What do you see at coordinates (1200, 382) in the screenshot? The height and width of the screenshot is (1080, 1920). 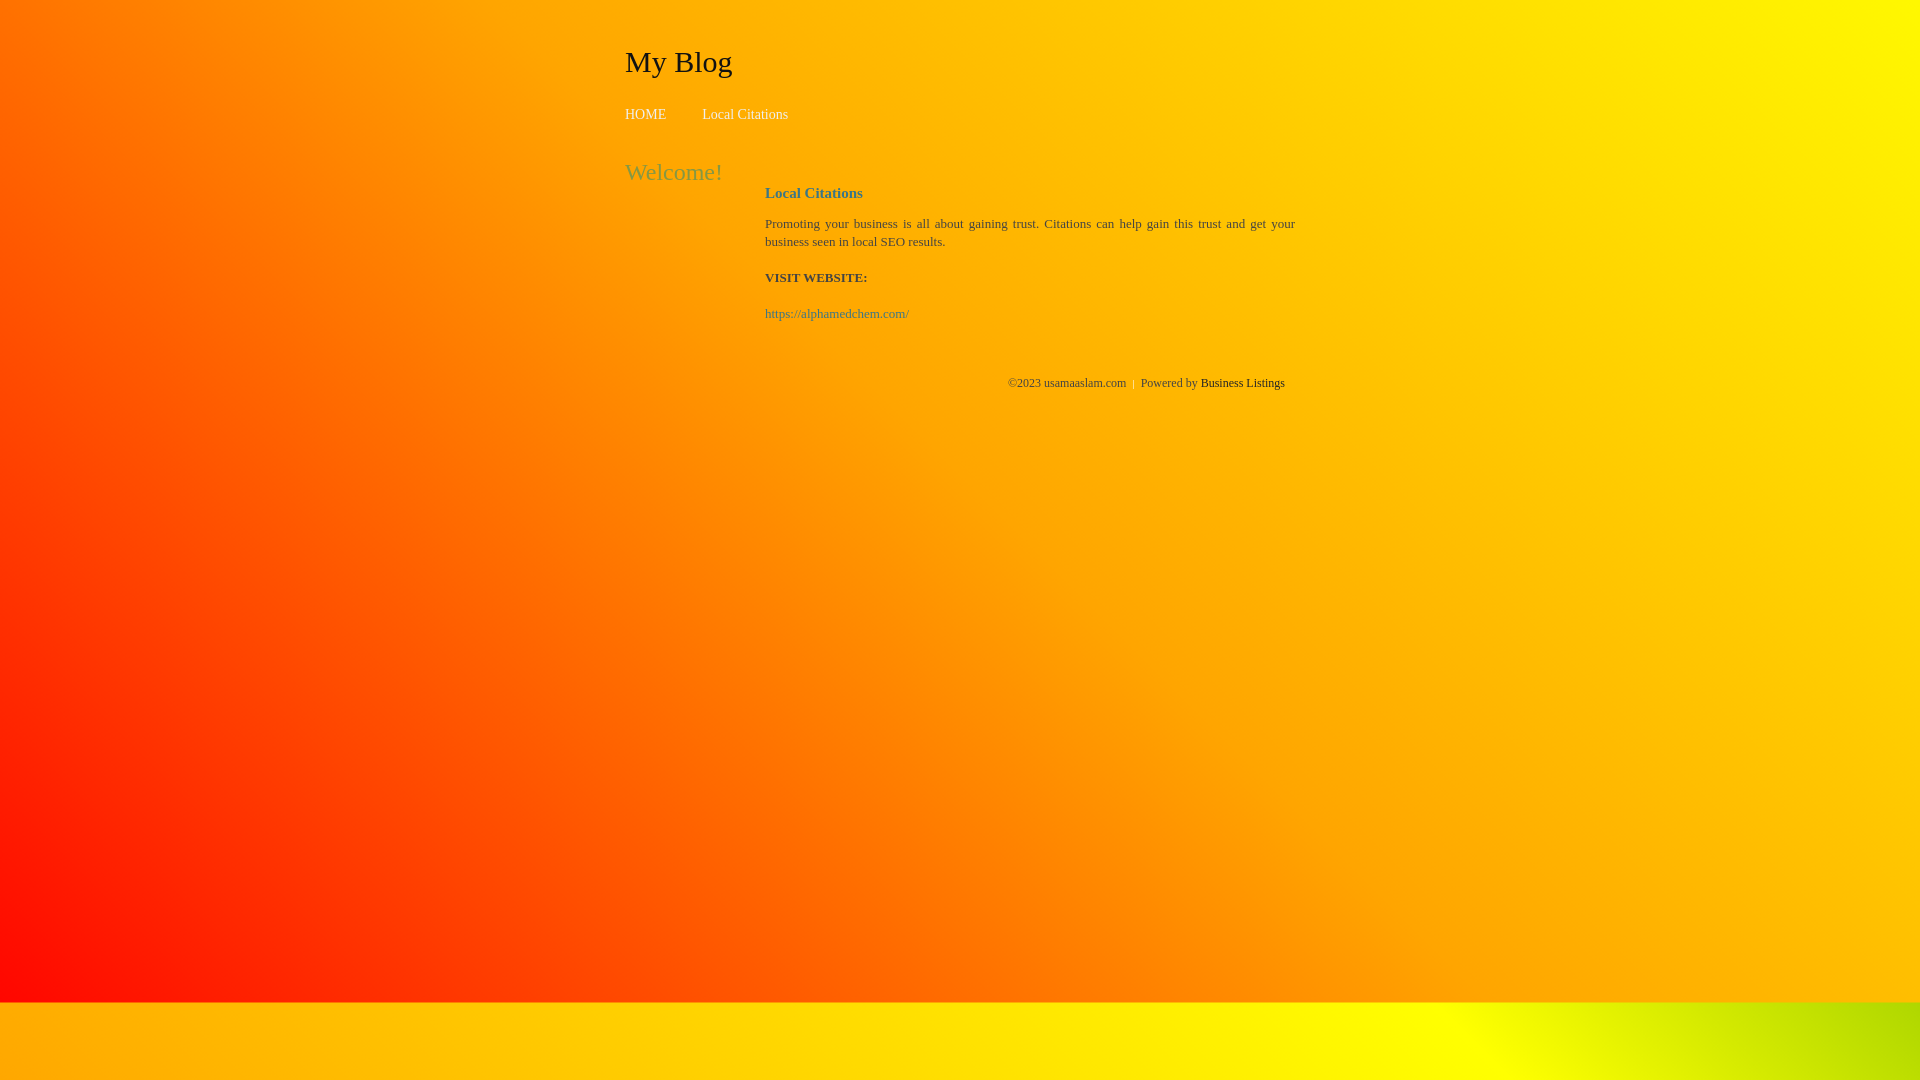 I see `'Business Listings'` at bounding box center [1200, 382].